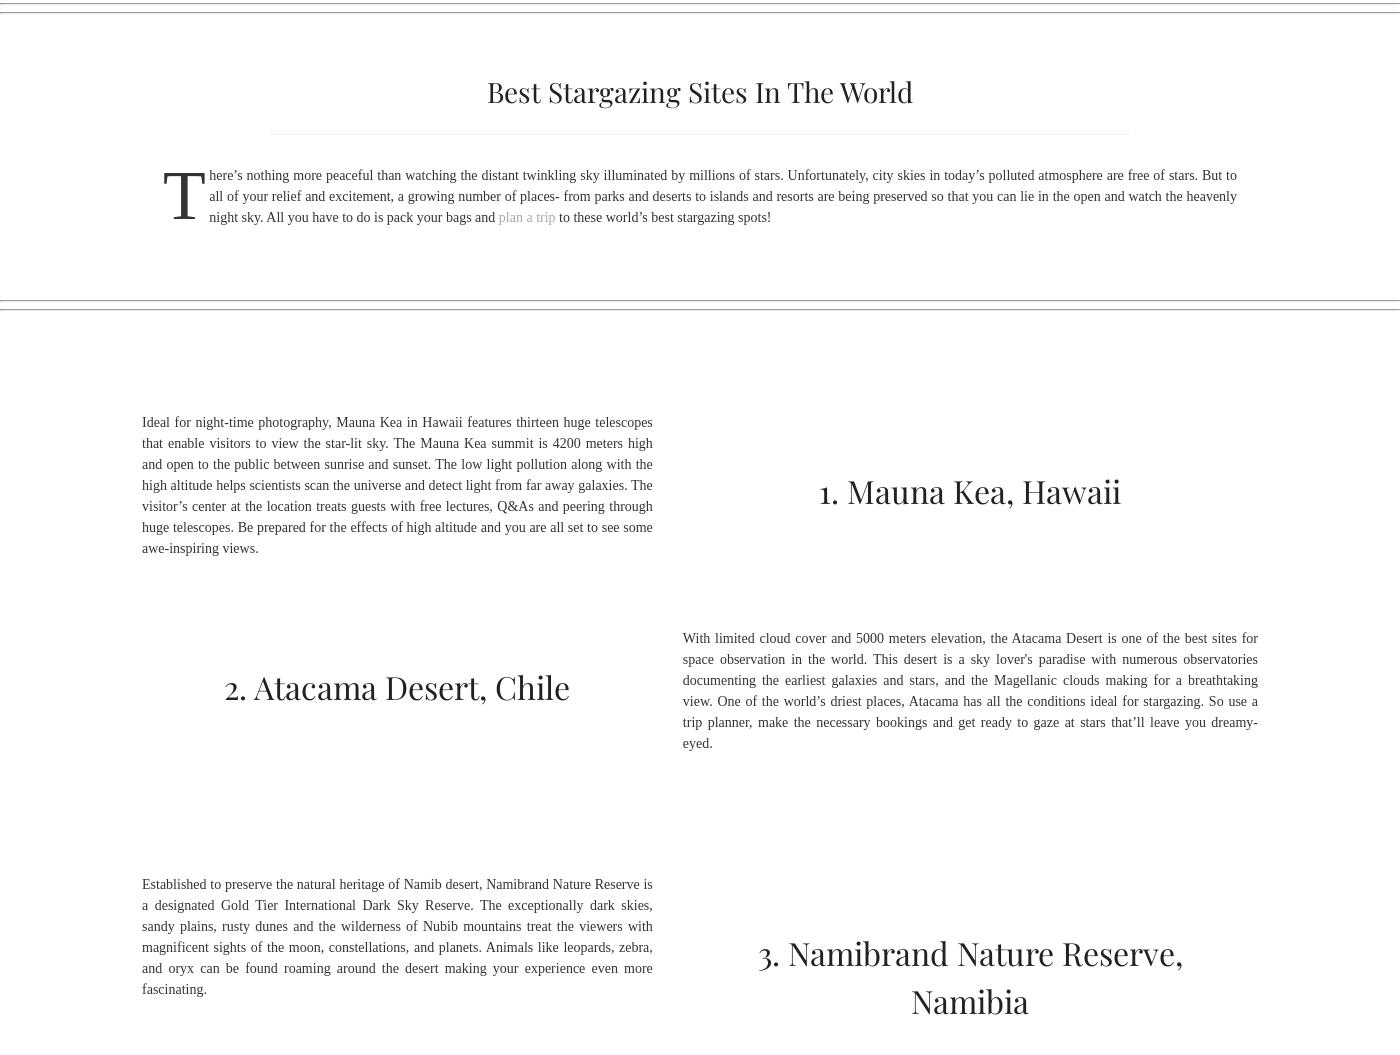 The image size is (1400, 1055). Describe the element at coordinates (397, 484) in the screenshot. I see `'Ideal for night-time photography, Mauna Kea in Hawaii features thirteen huge telescopes that enable visitors to view the star-lit sky. The Mauna Kea summit is 4200 meters high and open to the public between sunrise and sunset. The low light pollution along with the high altitude helps scientists scan the universe and detect light from far away galaxies. The visitor’s center at the location treats guests with free lectures, Q&As and peering through huge telescopes. Be prepared for the effects of high altitude and you are all set to see some awe-inspiring views.'` at that location.